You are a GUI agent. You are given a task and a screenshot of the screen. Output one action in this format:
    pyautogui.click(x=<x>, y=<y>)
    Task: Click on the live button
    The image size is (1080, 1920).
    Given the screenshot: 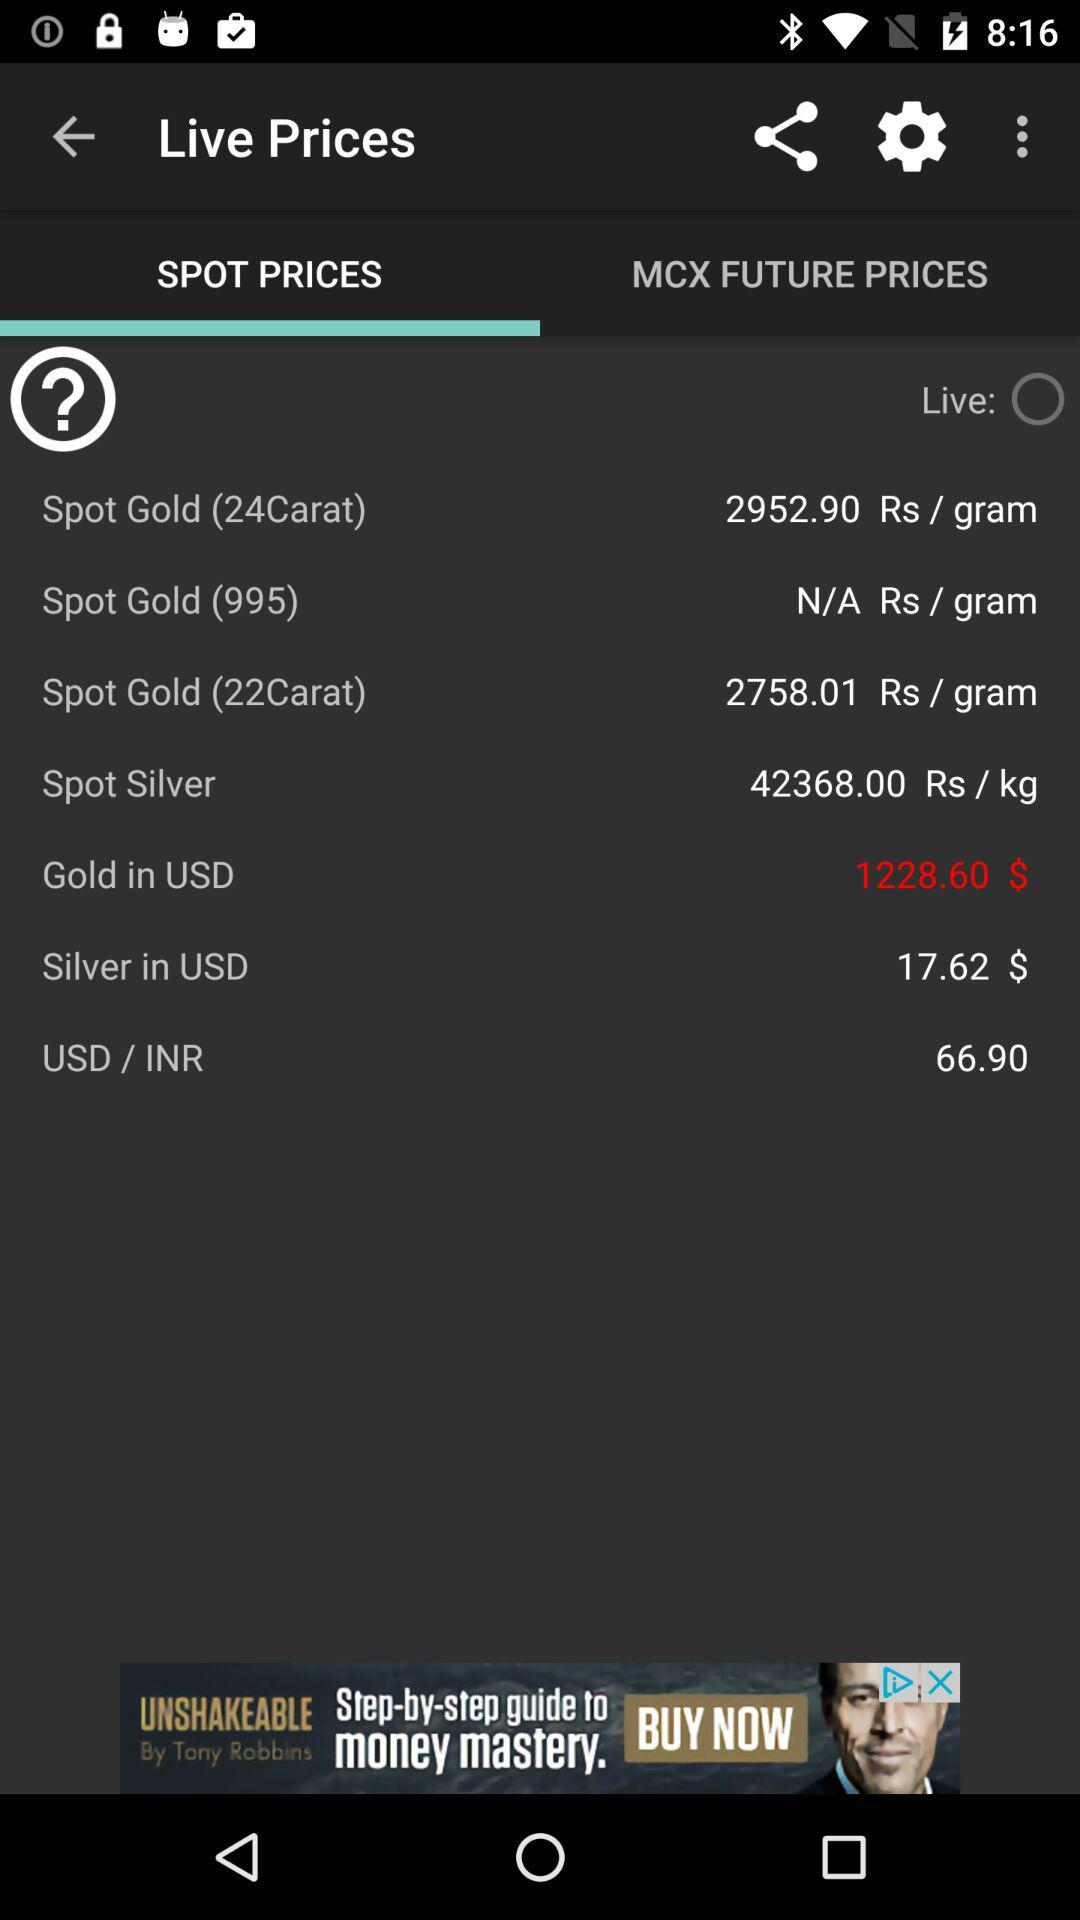 What is the action you would take?
    pyautogui.click(x=1036, y=398)
    